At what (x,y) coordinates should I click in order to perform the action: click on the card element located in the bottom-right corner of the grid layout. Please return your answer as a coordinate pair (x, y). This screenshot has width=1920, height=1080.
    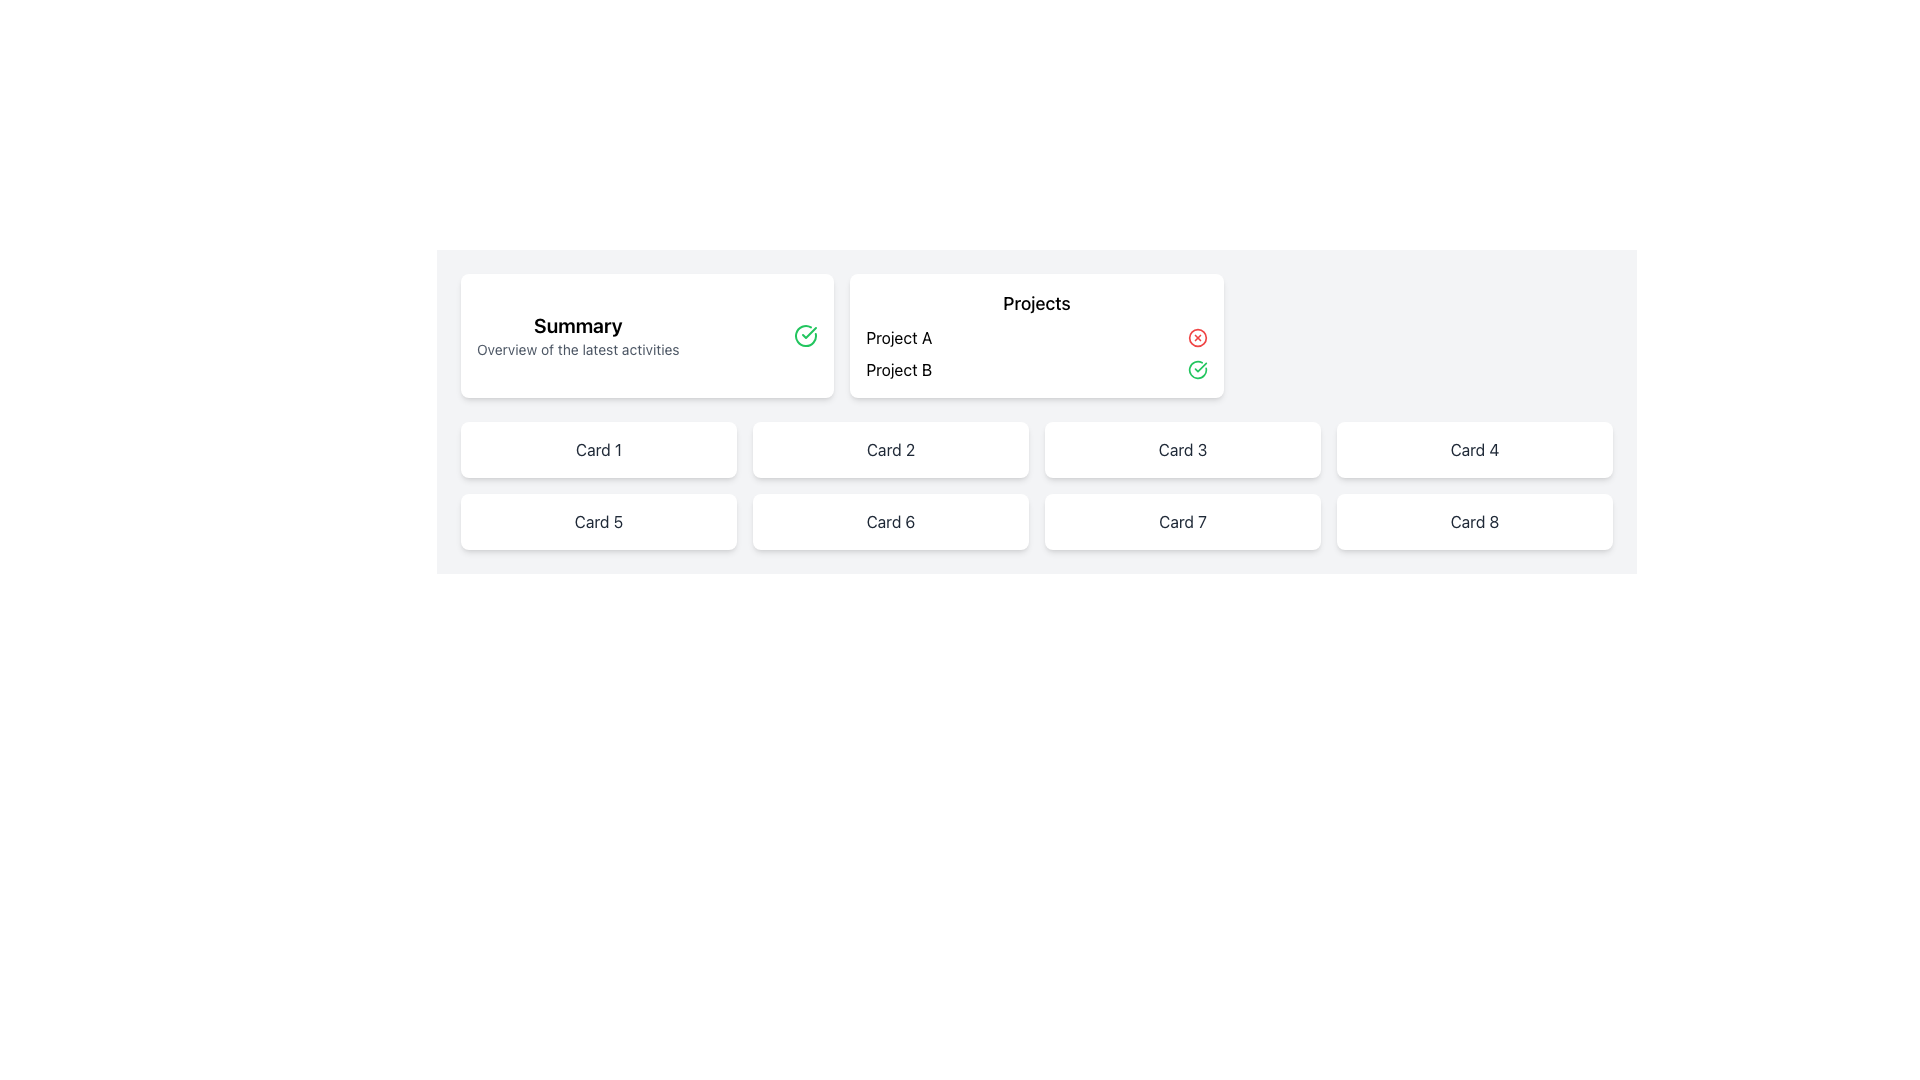
    Looking at the image, I should click on (1474, 520).